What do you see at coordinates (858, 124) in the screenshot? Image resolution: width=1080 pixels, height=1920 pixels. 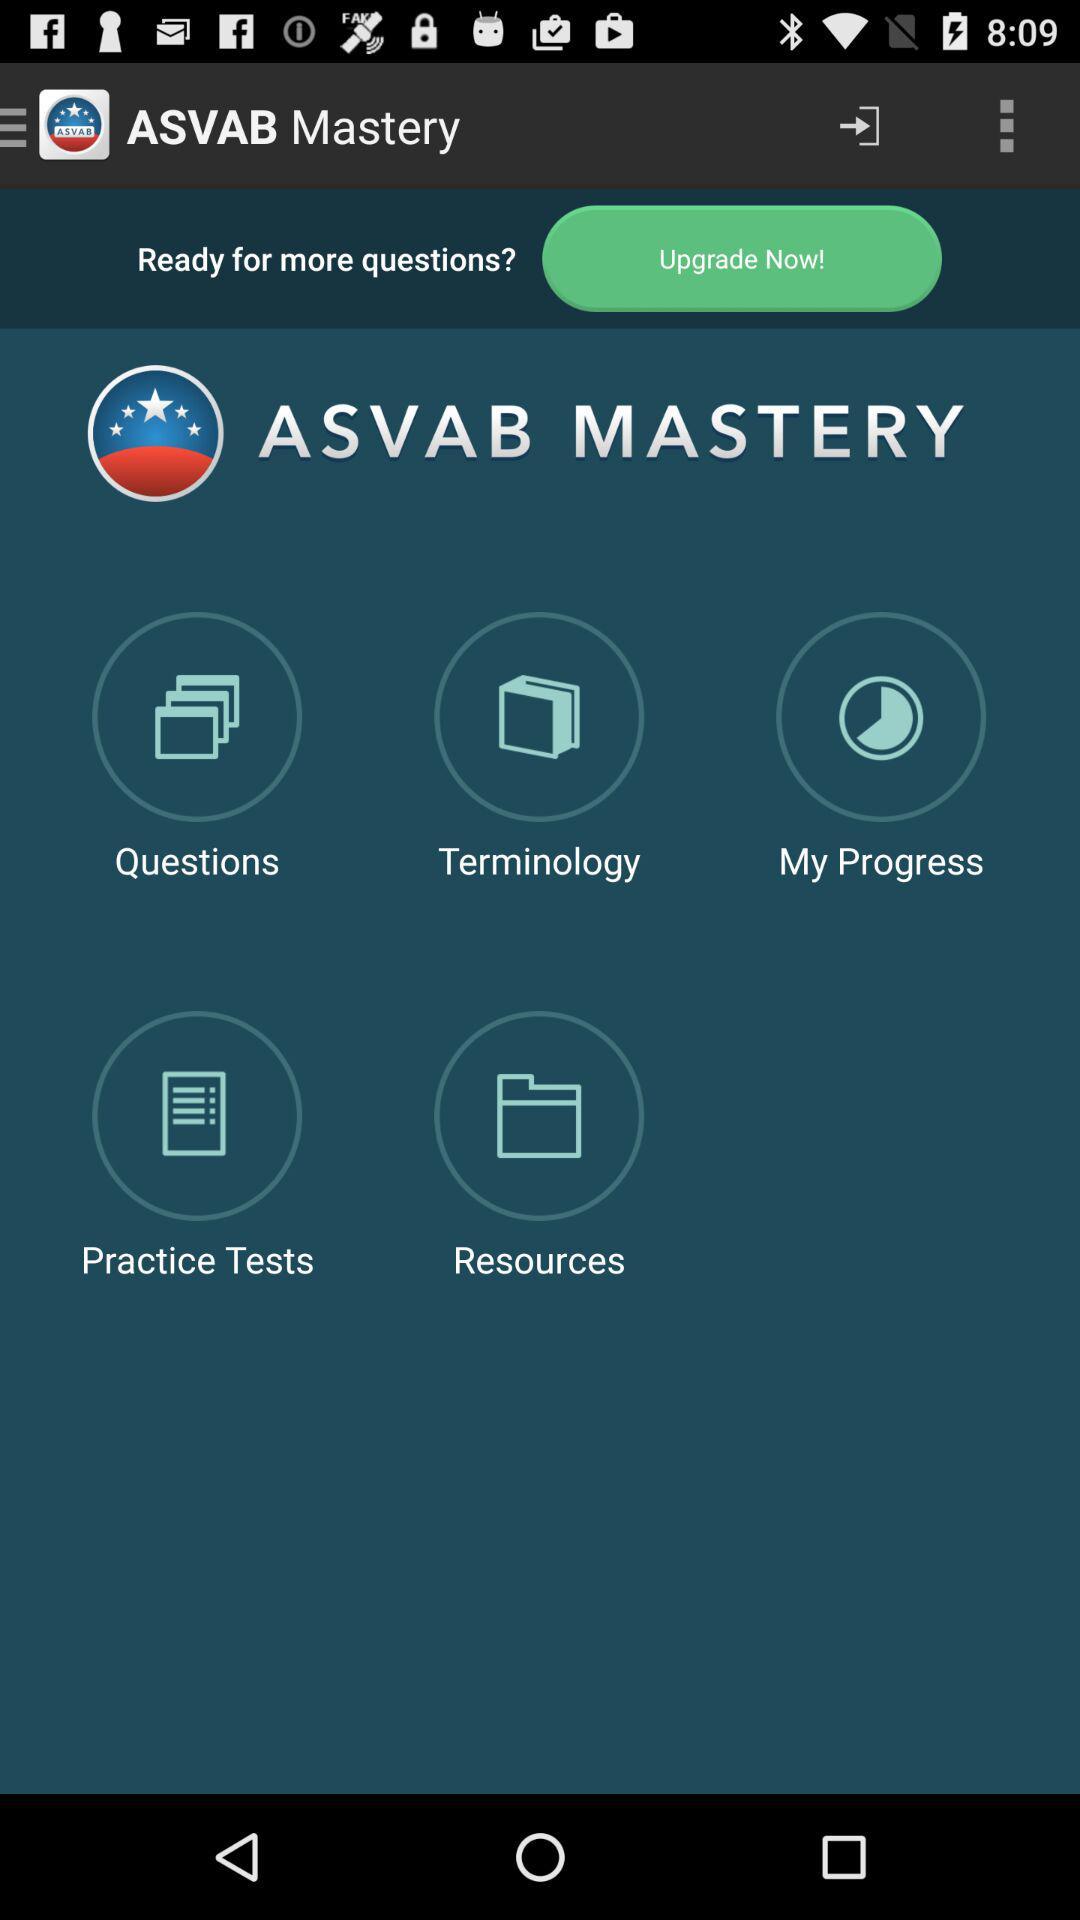 I see `the app to the right of asvab mastery app` at bounding box center [858, 124].